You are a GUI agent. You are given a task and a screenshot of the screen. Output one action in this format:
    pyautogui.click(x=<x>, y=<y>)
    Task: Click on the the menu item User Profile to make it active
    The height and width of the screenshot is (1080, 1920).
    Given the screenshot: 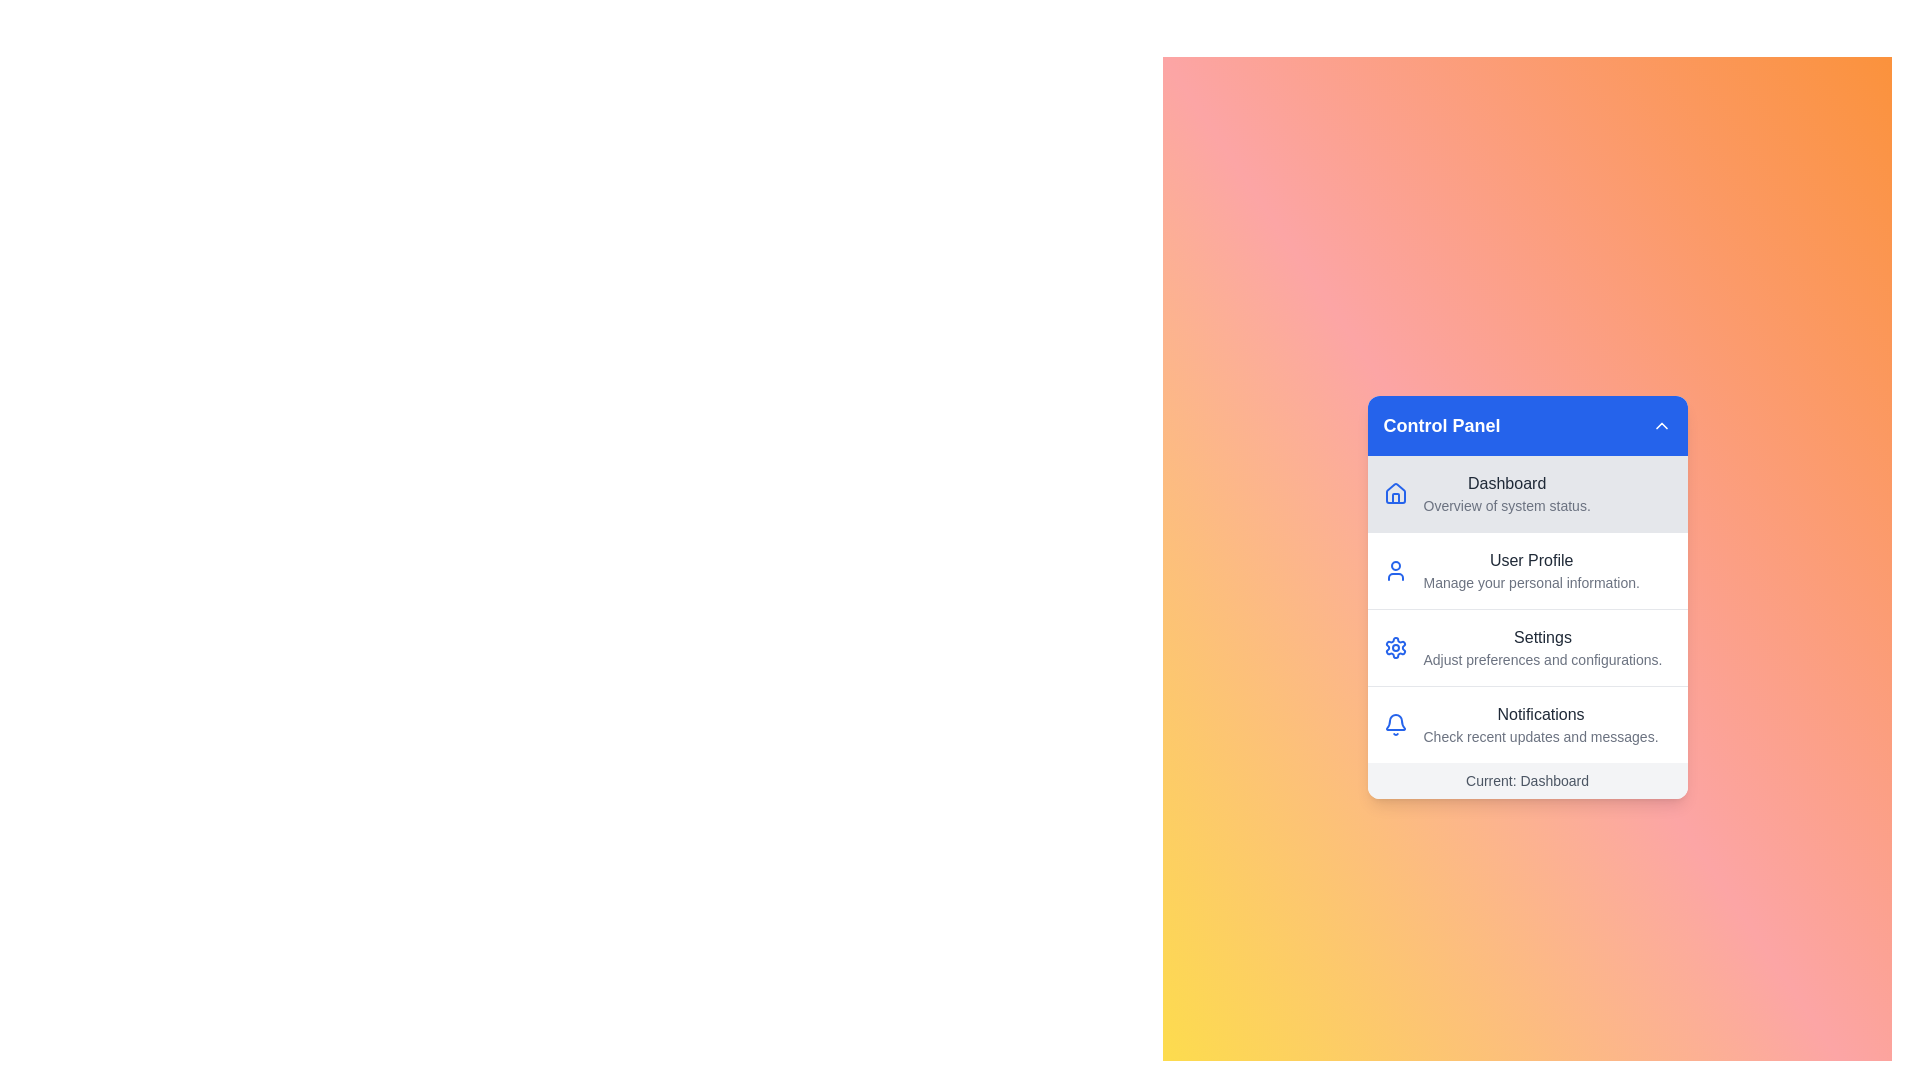 What is the action you would take?
    pyautogui.click(x=1526, y=570)
    